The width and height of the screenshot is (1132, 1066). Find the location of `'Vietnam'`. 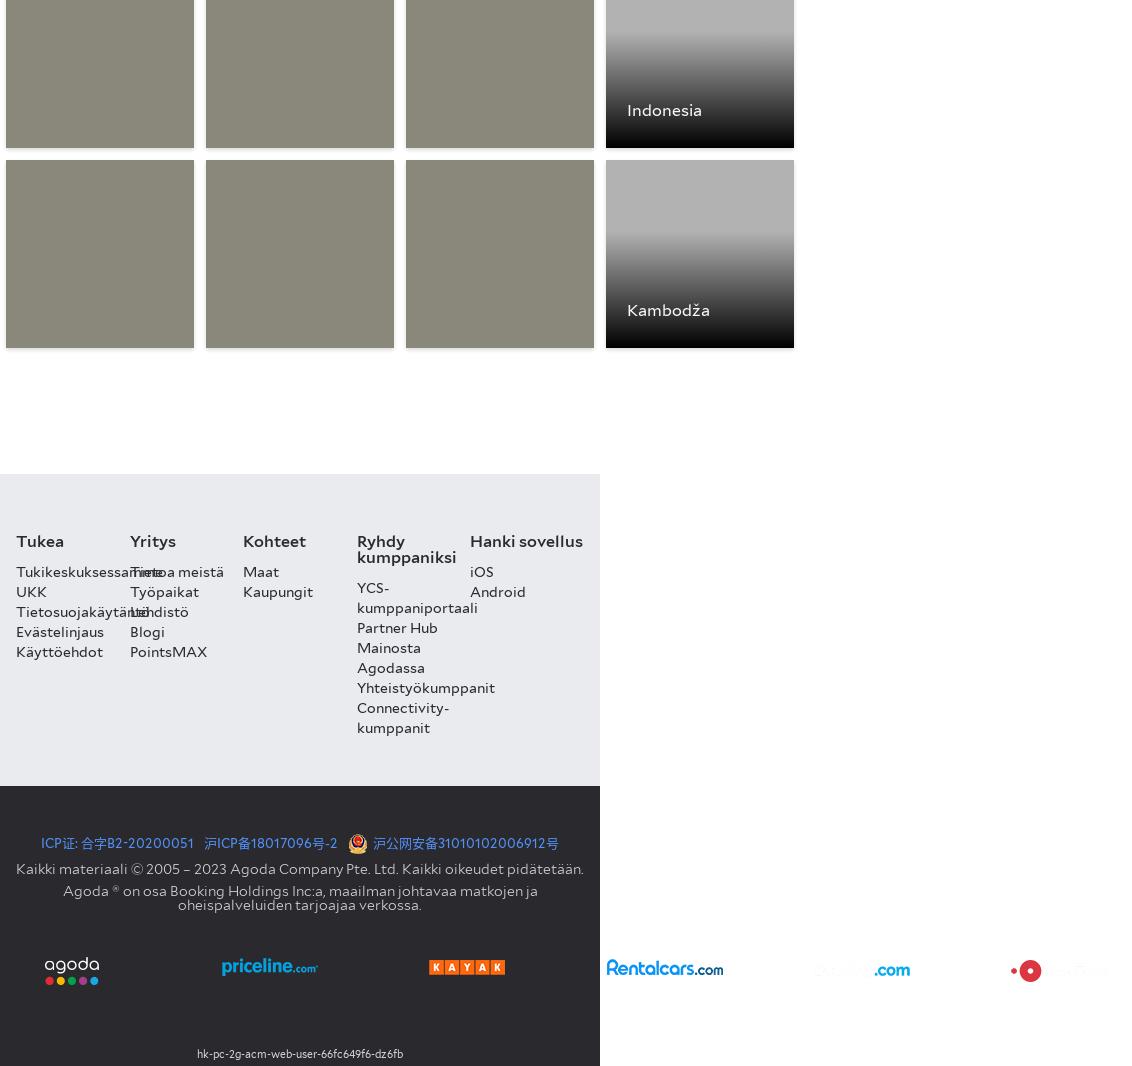

'Vietnam' is located at coordinates (58, 310).